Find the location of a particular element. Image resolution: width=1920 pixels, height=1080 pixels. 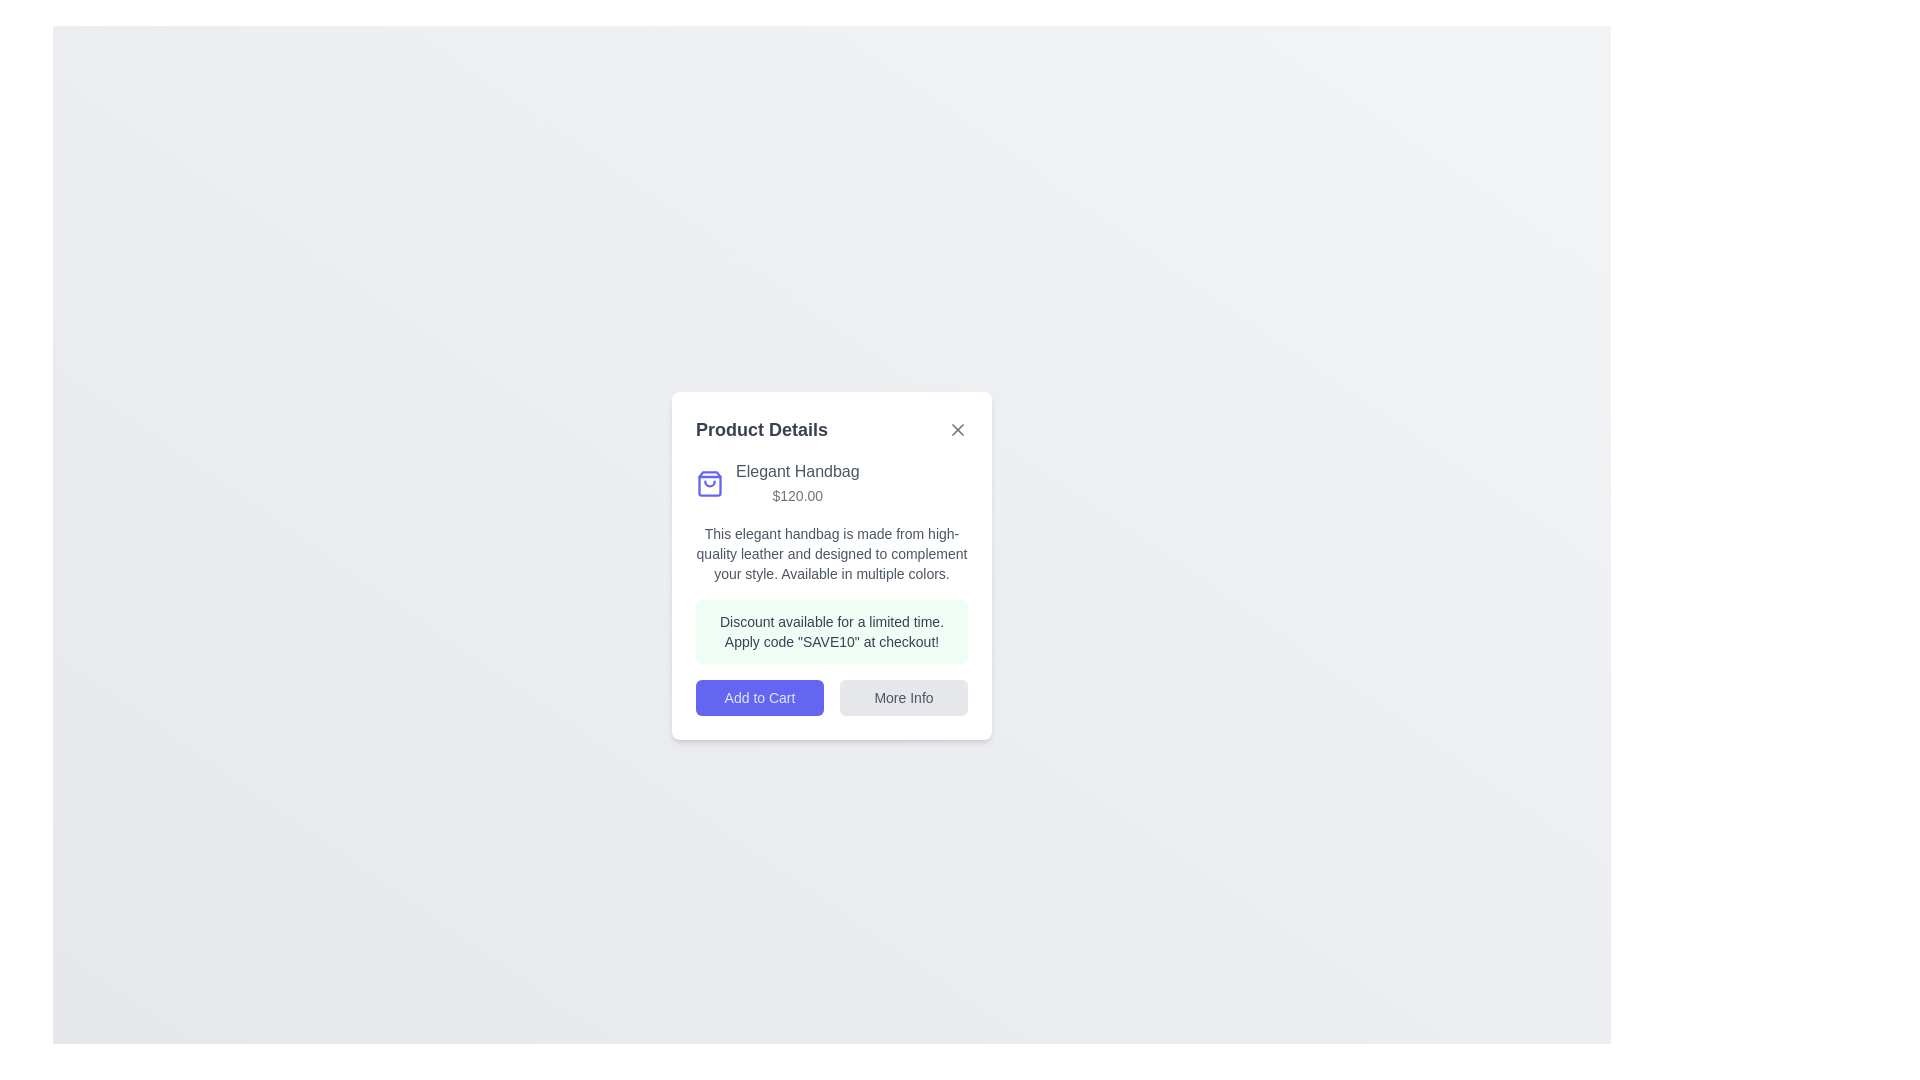

the static text element displaying the discount offer 'SAVE10' on a light green background, located in the middle of the modal interface is located at coordinates (831, 632).